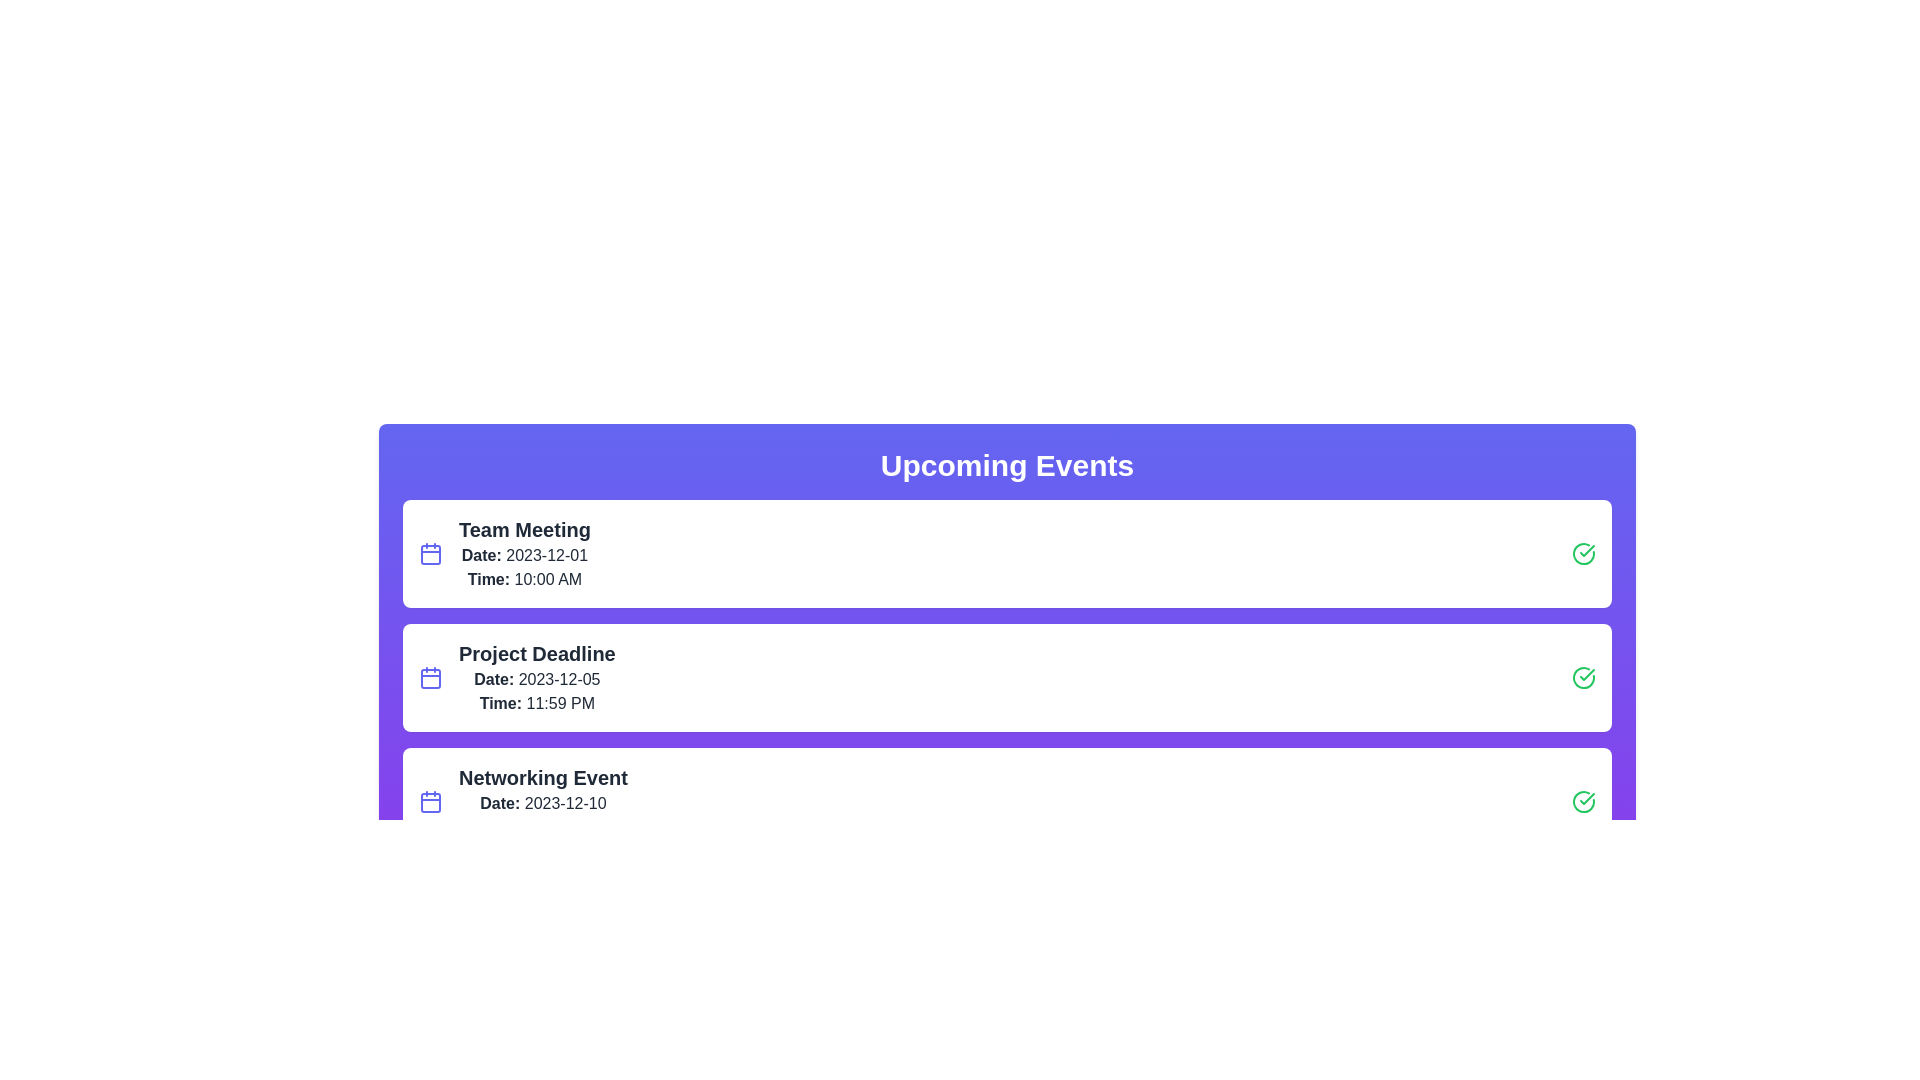 This screenshot has width=1920, height=1080. Describe the element at coordinates (494, 678) in the screenshot. I see `the Text label indicating the date for the event 'Project Deadline' located in the second event section under 'Upcoming Events', above 'Time: 11:59 PM' and to the left of '2023-12-05'` at that location.